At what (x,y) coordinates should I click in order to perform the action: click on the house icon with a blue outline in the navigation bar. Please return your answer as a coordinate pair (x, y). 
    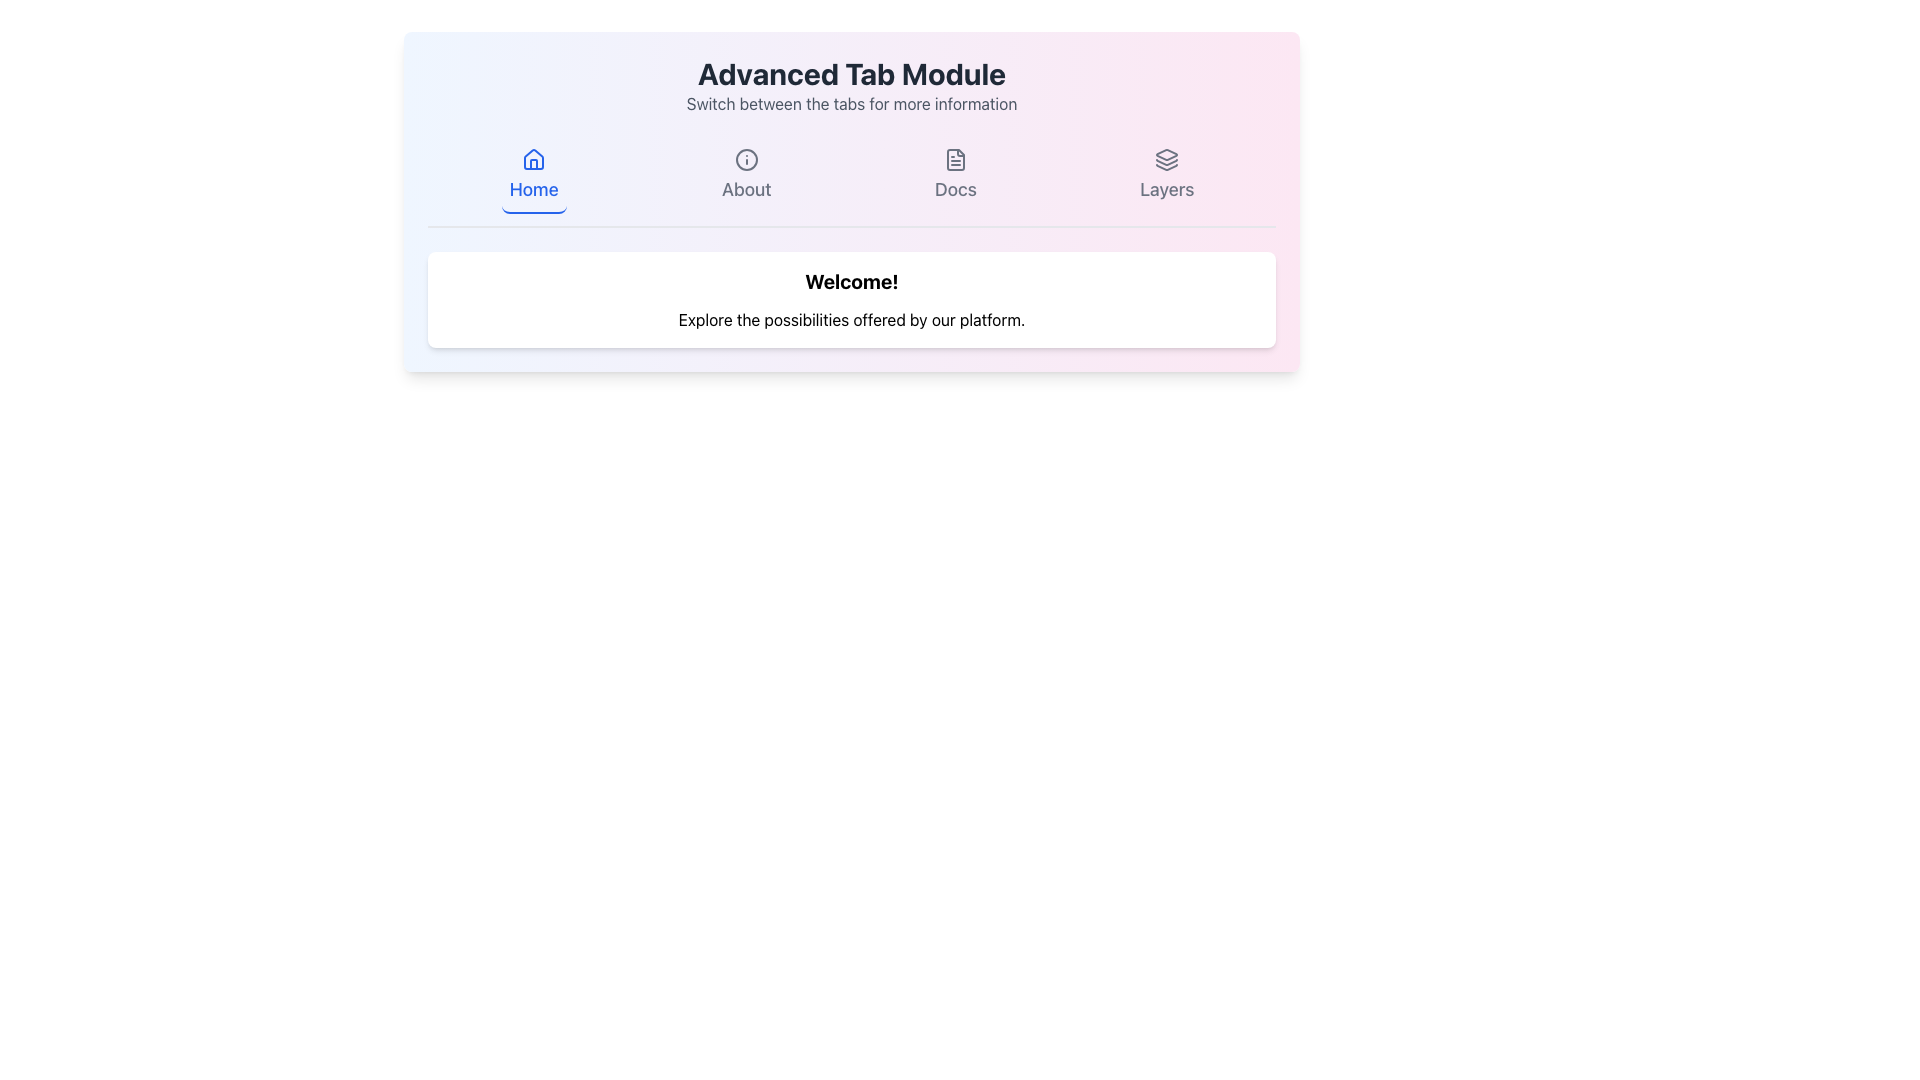
    Looking at the image, I should click on (534, 158).